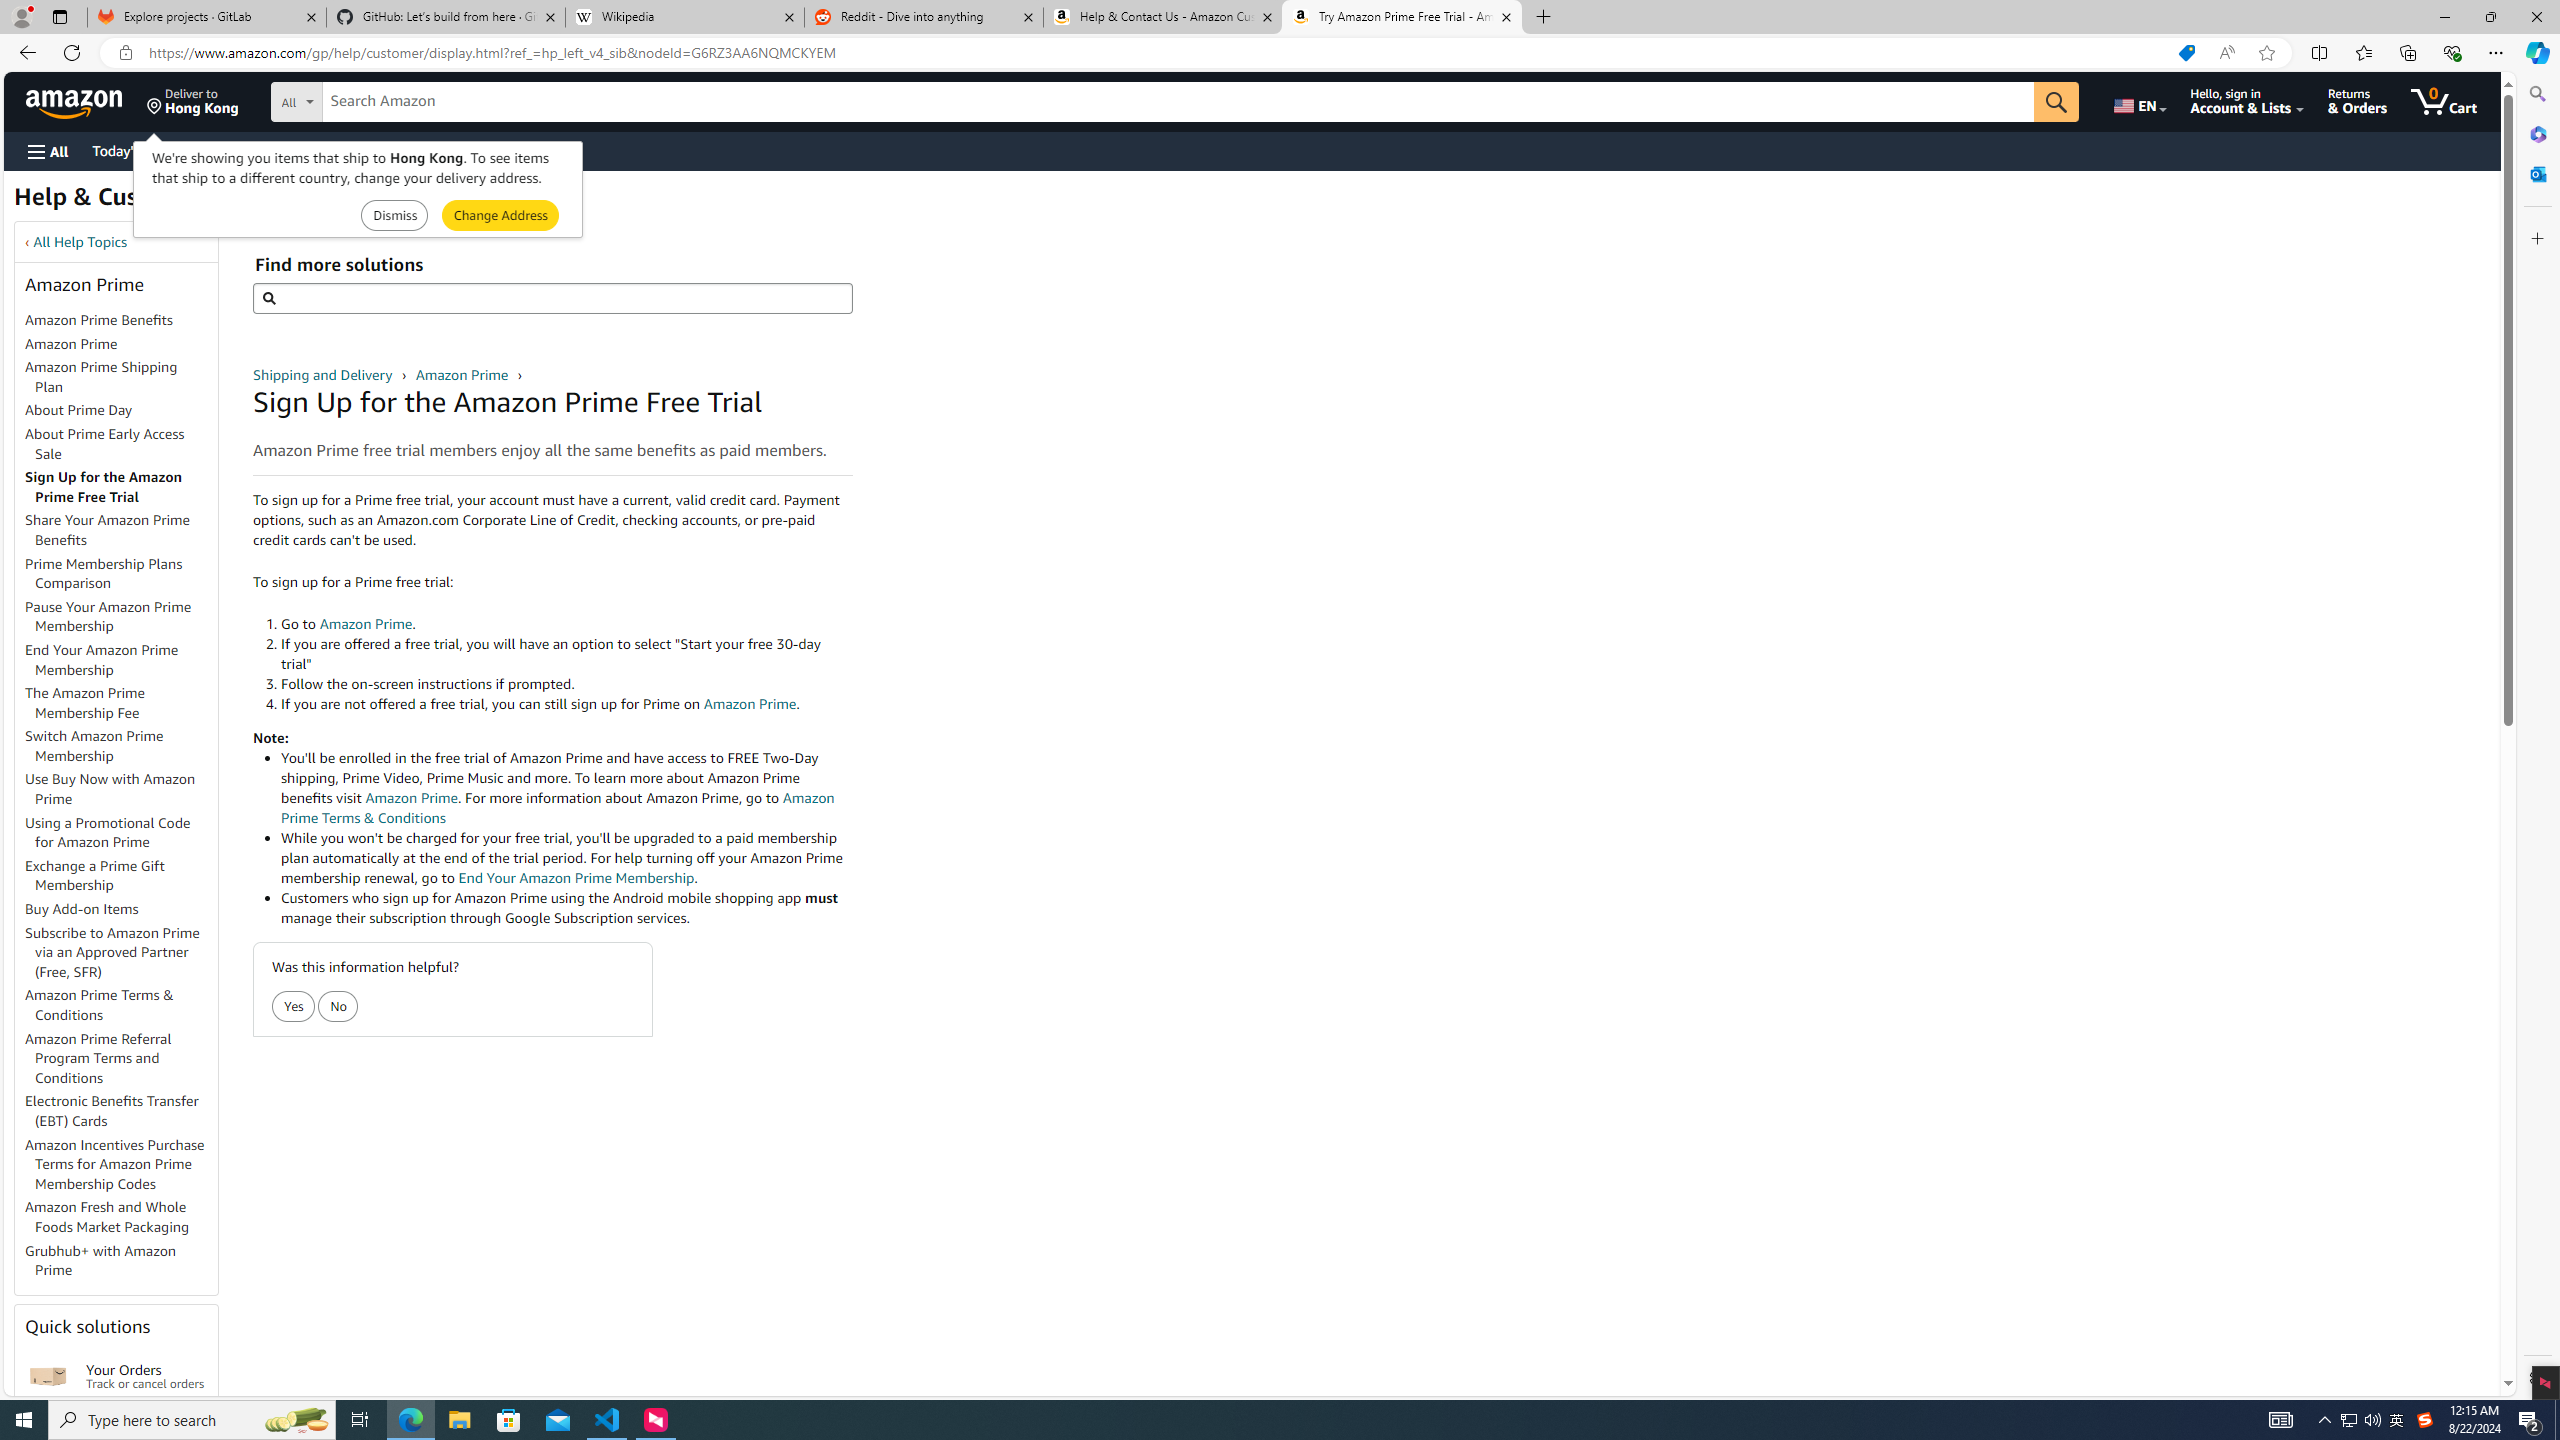 The width and height of the screenshot is (2560, 1440). I want to click on 'Exchange a Prime Gift Membership', so click(93, 874).